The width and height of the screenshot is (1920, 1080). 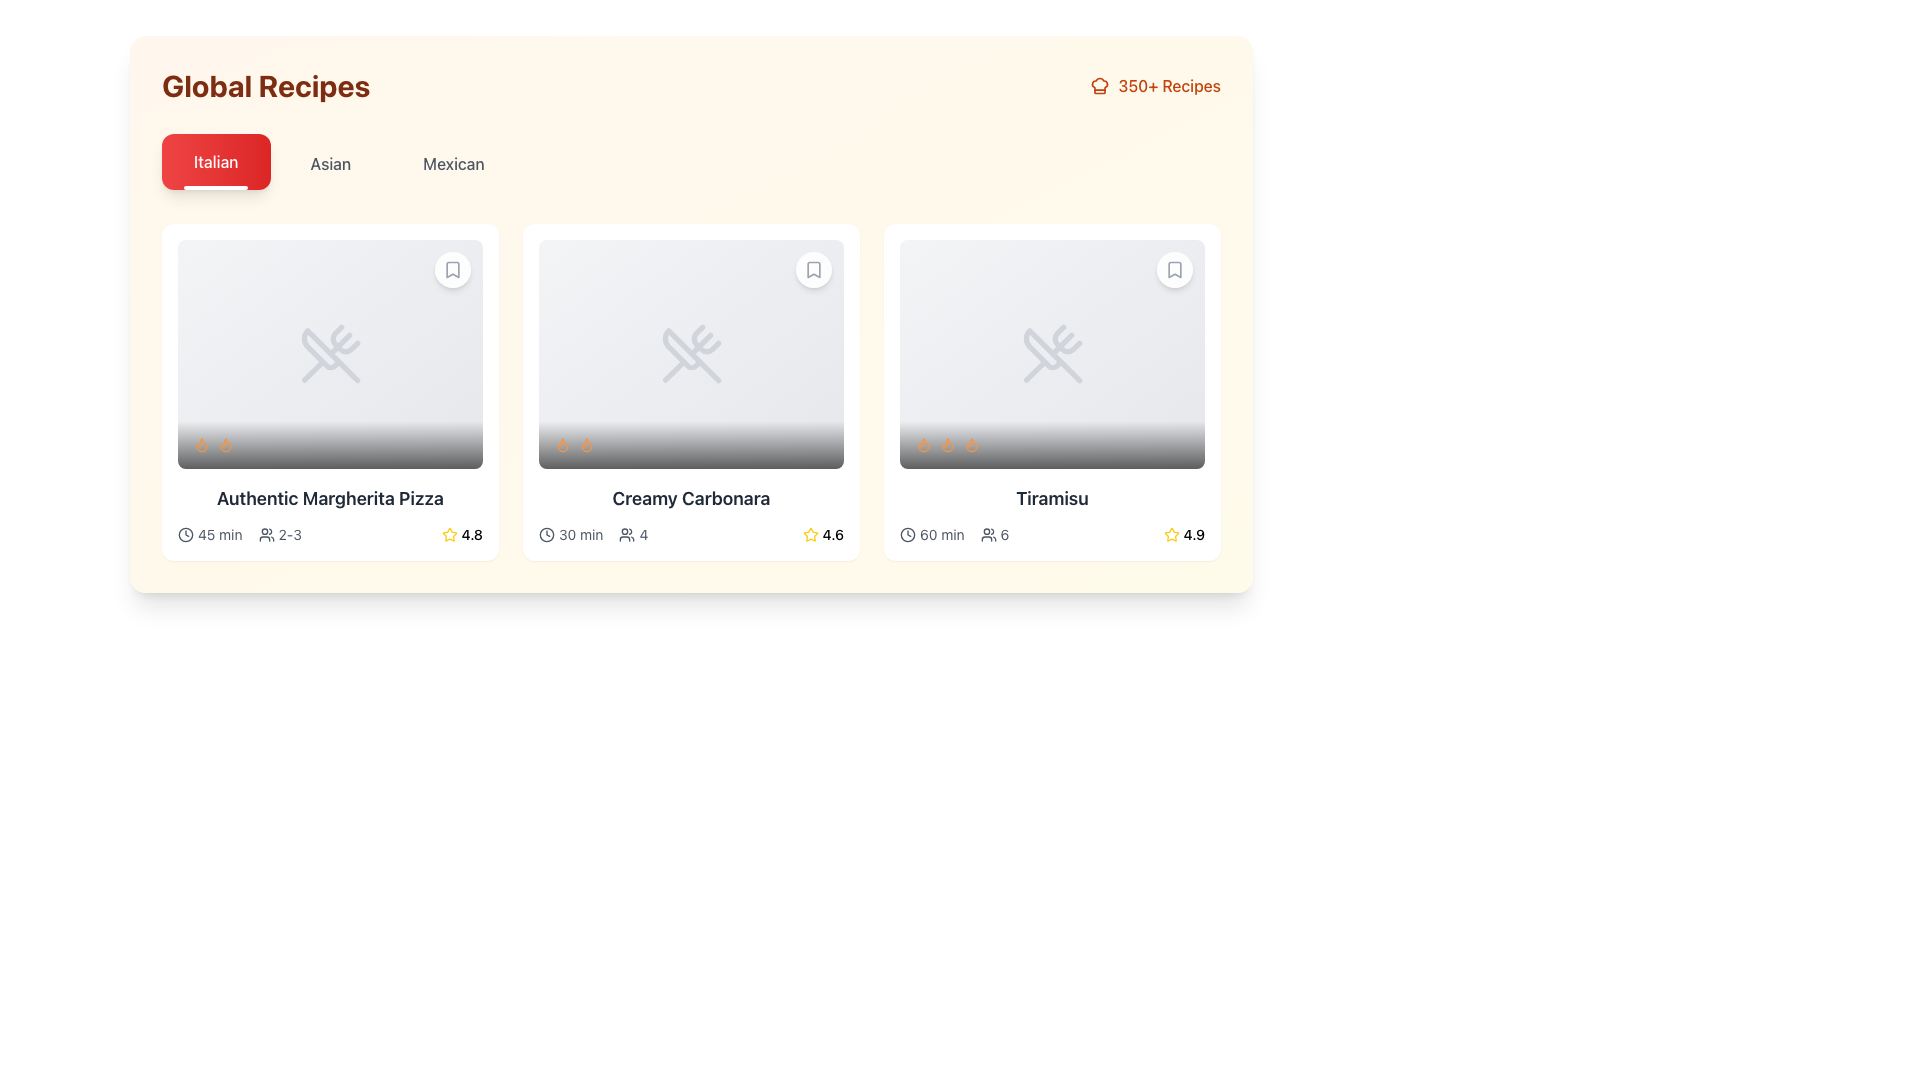 I want to click on title of the recipe card located at the bottom of the second card in a horizontally aligned list of three cards, centered in the interface, so click(x=691, y=497).